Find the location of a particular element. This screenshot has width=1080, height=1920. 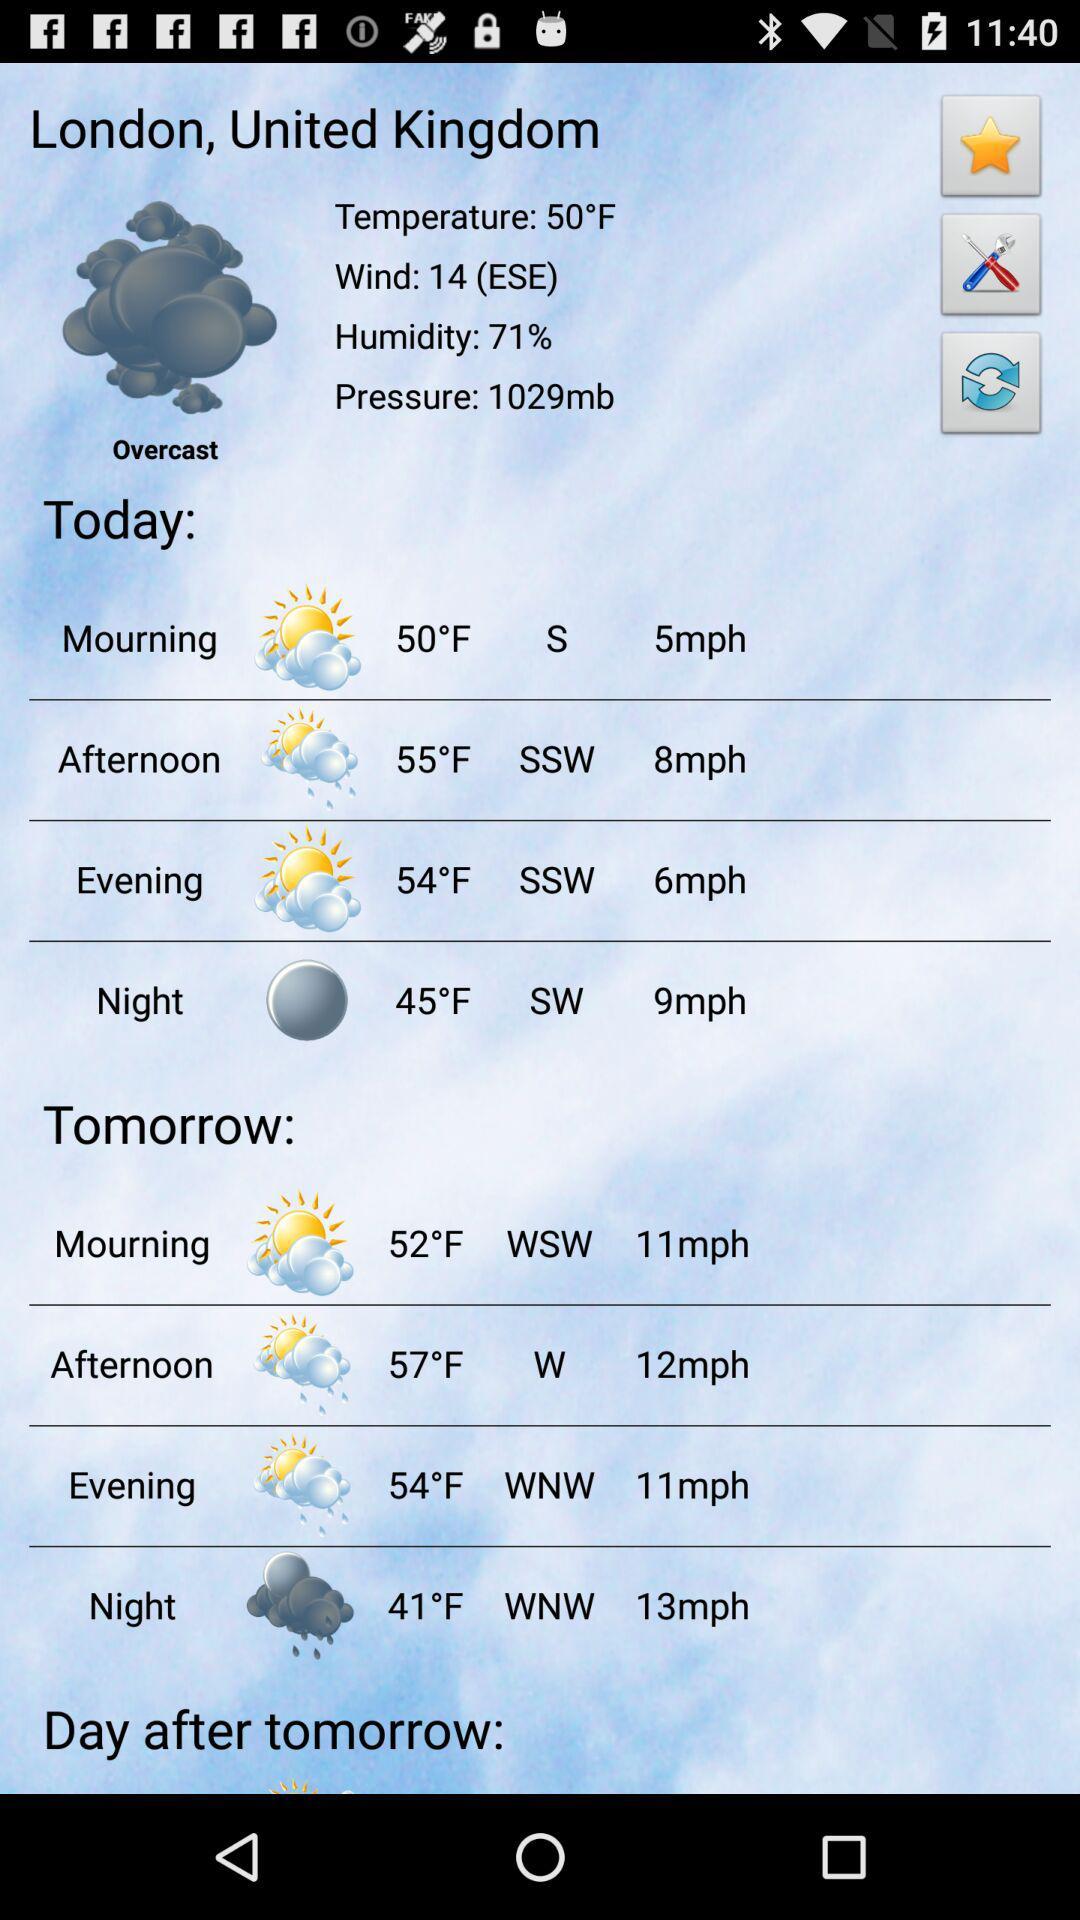

the build icon is located at coordinates (991, 287).